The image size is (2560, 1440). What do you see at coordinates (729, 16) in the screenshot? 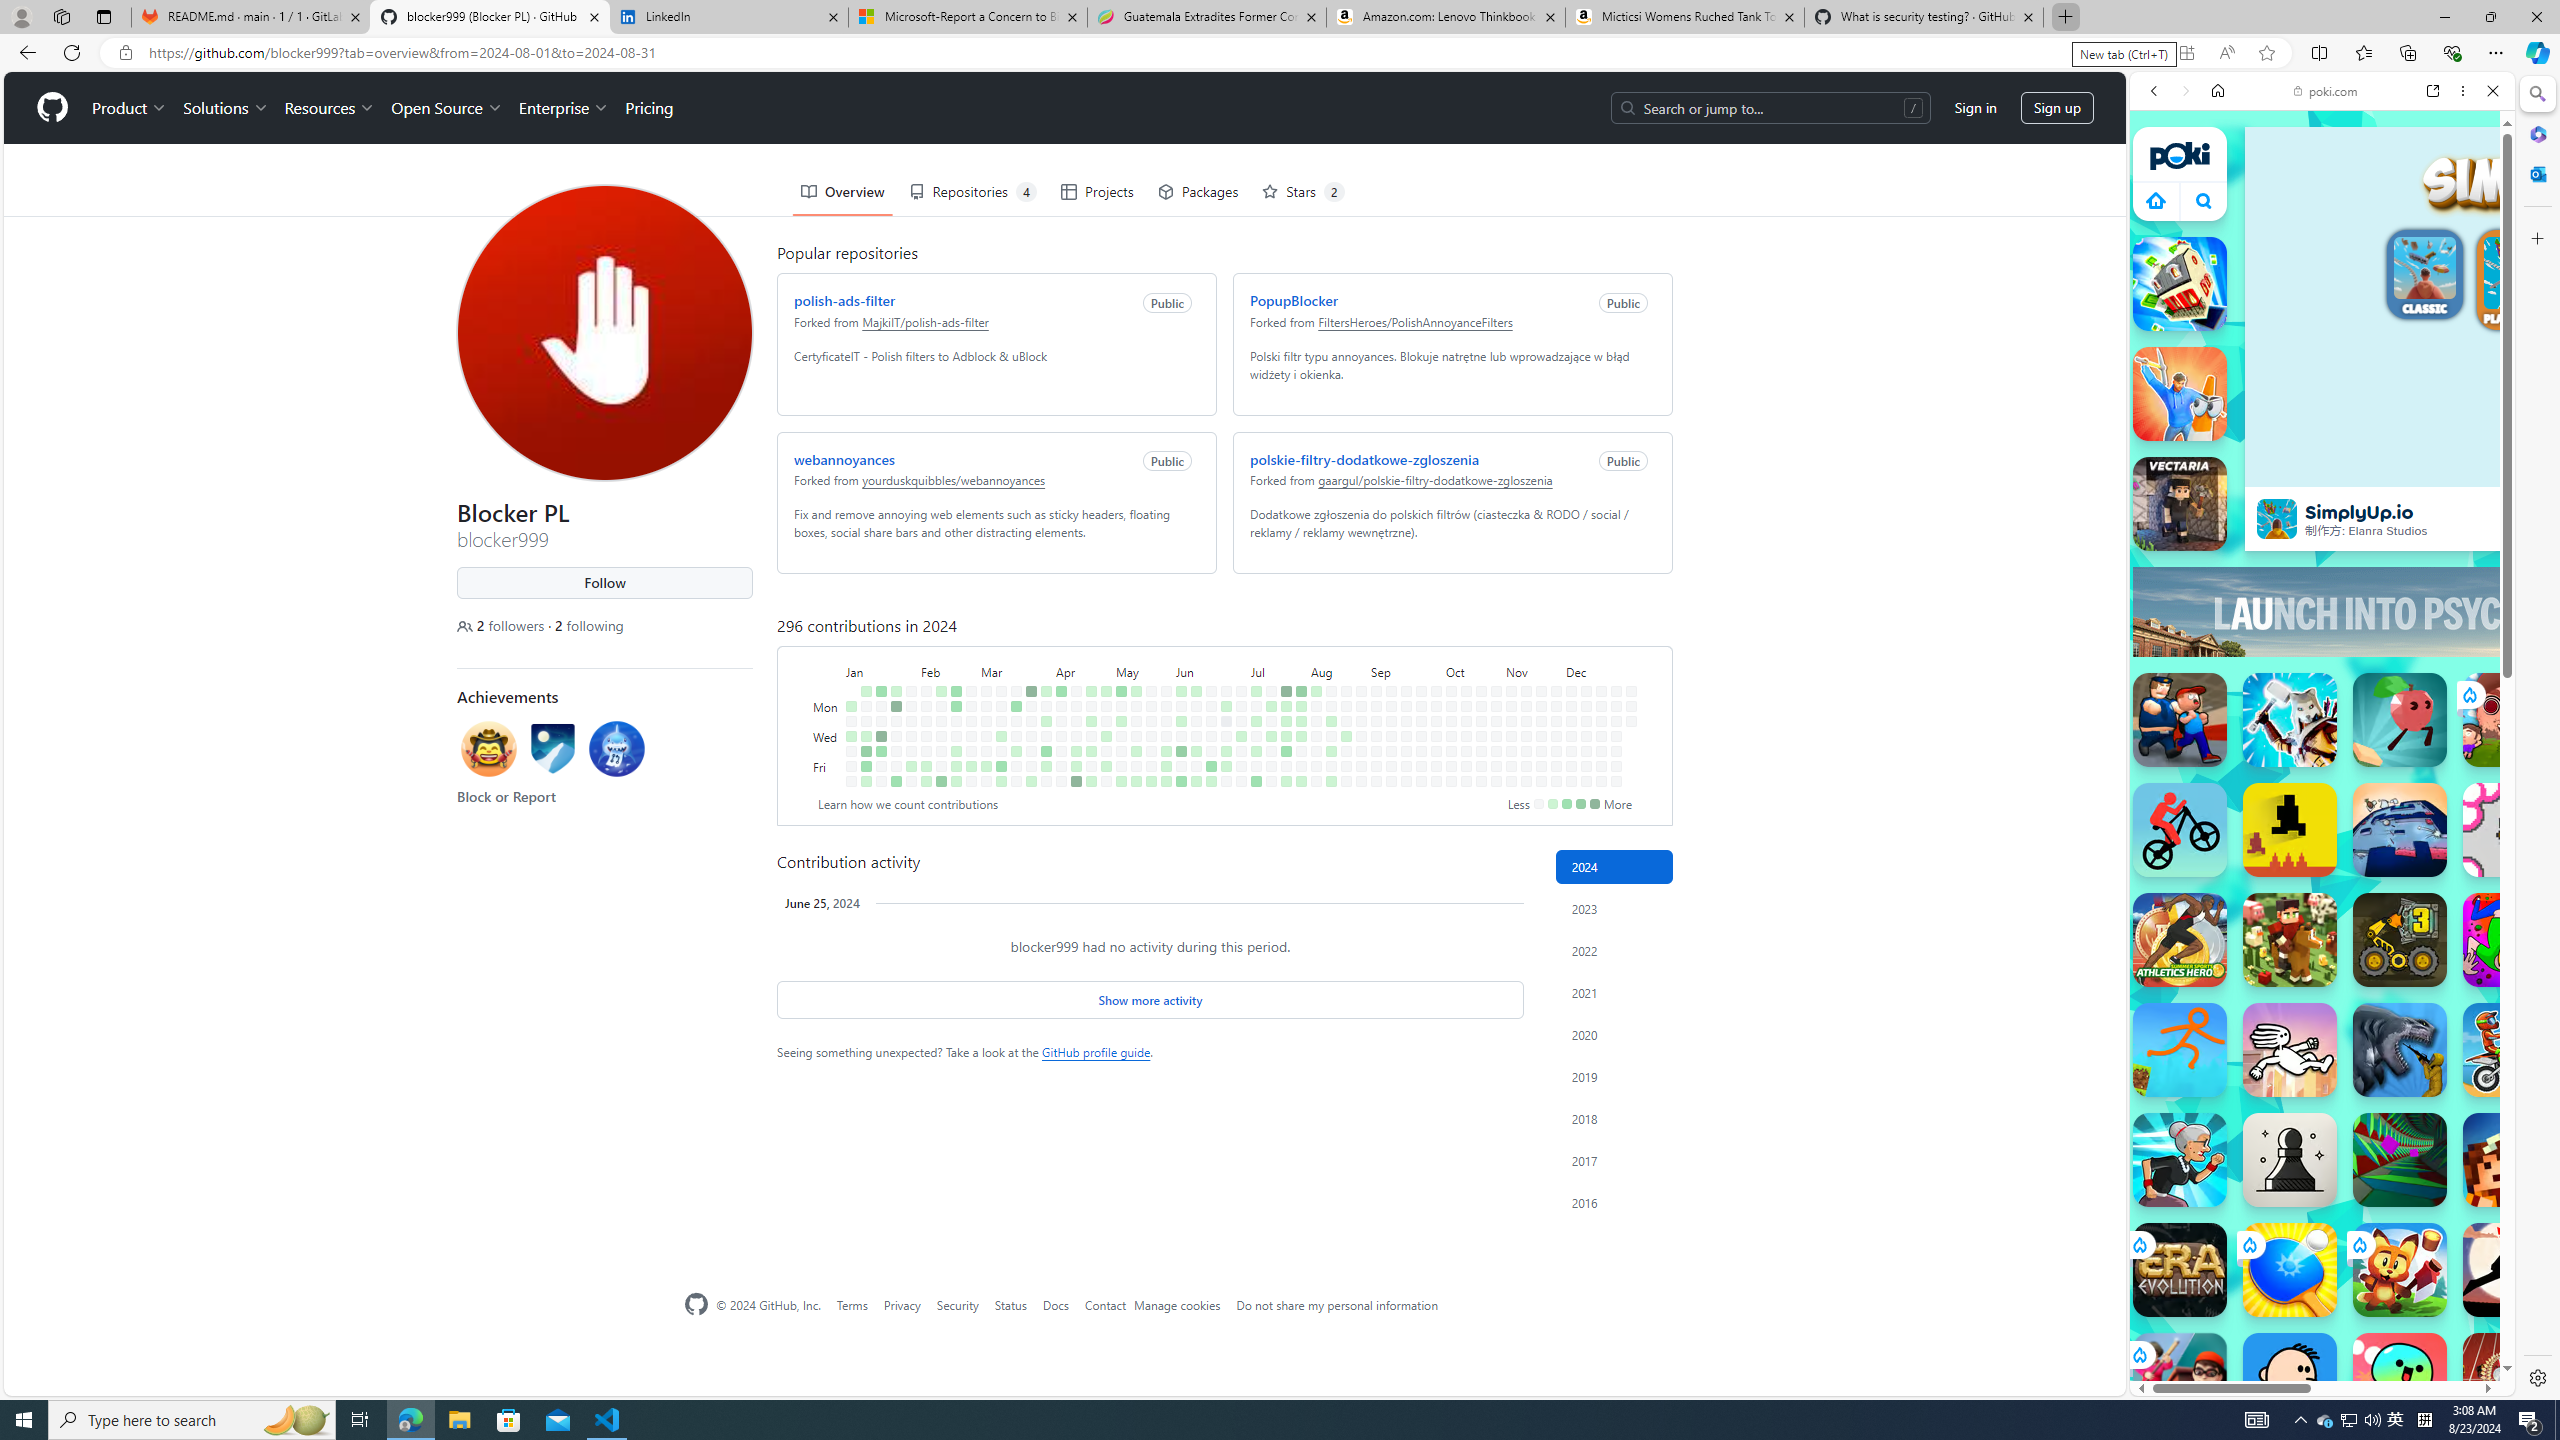
I see `'LinkedIn'` at bounding box center [729, 16].